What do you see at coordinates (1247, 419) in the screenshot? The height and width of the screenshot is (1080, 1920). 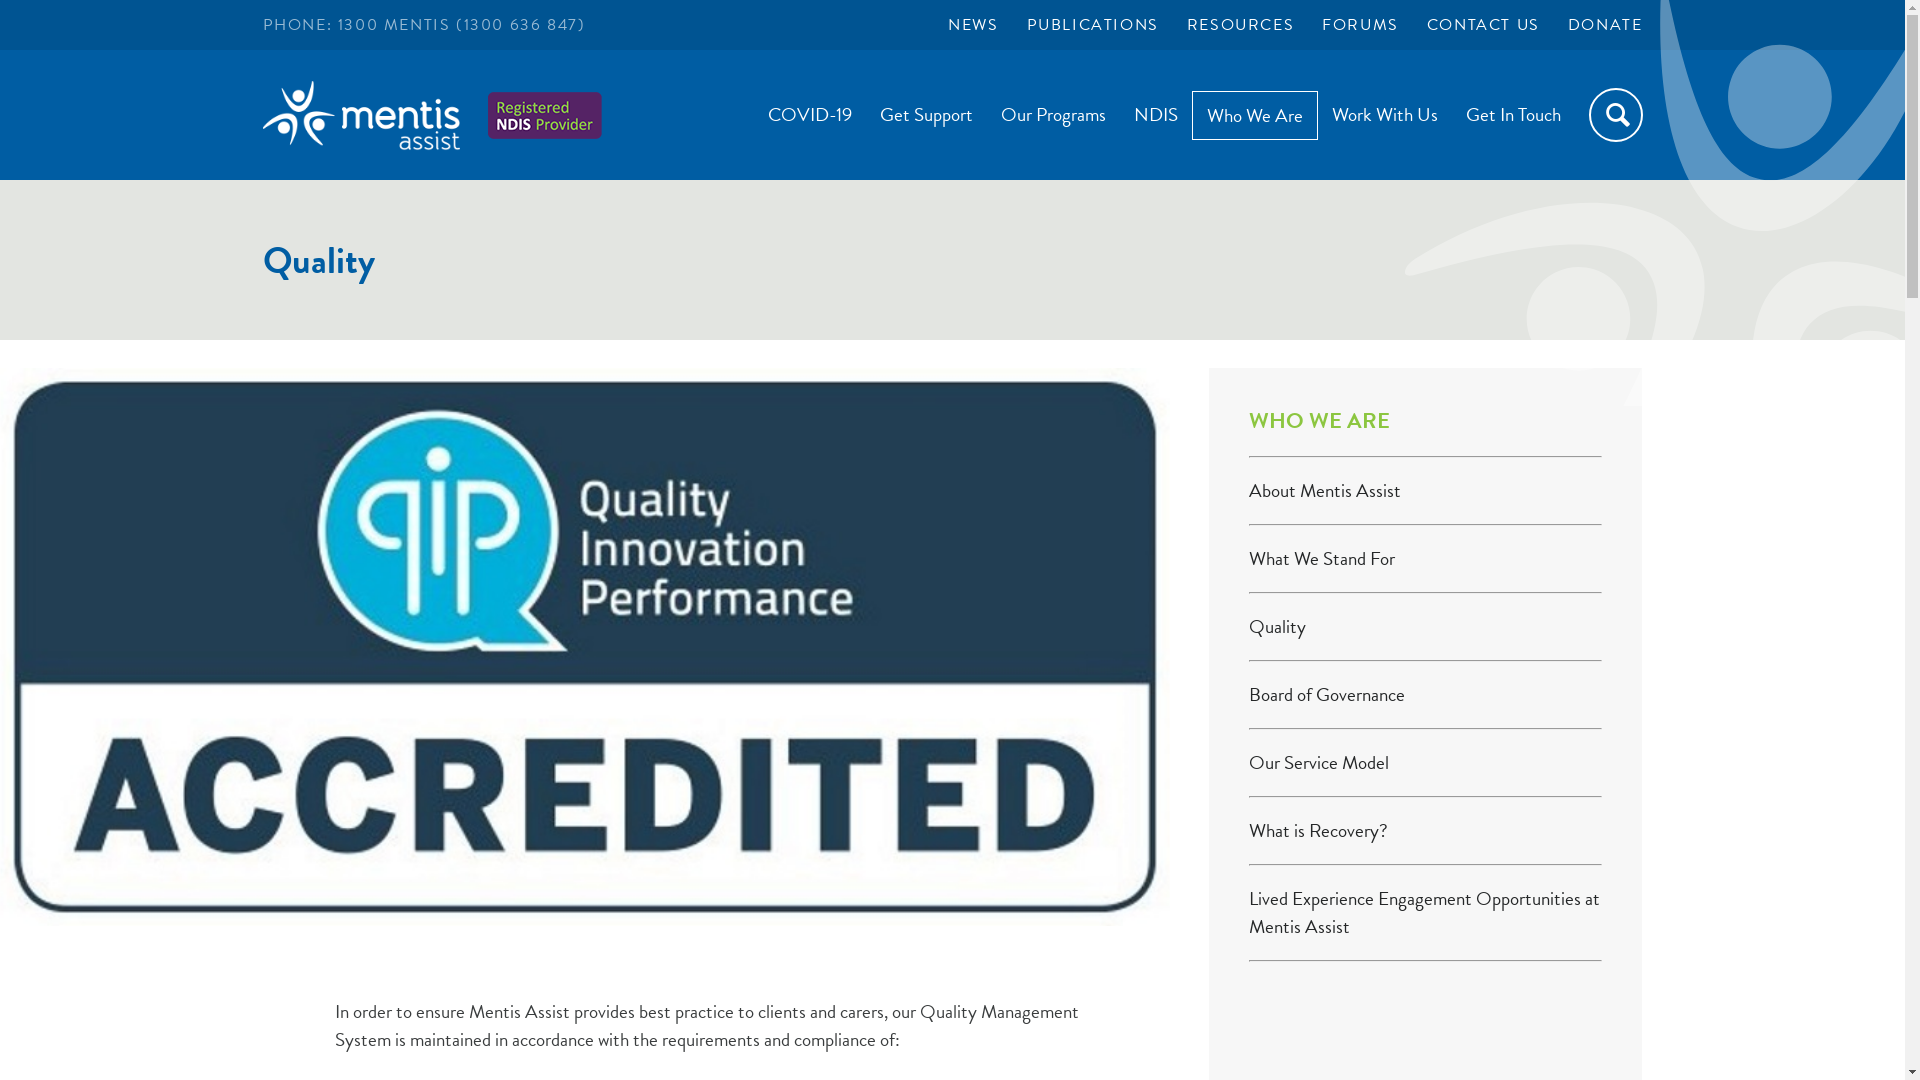 I see `'WHO WE ARE'` at bounding box center [1247, 419].